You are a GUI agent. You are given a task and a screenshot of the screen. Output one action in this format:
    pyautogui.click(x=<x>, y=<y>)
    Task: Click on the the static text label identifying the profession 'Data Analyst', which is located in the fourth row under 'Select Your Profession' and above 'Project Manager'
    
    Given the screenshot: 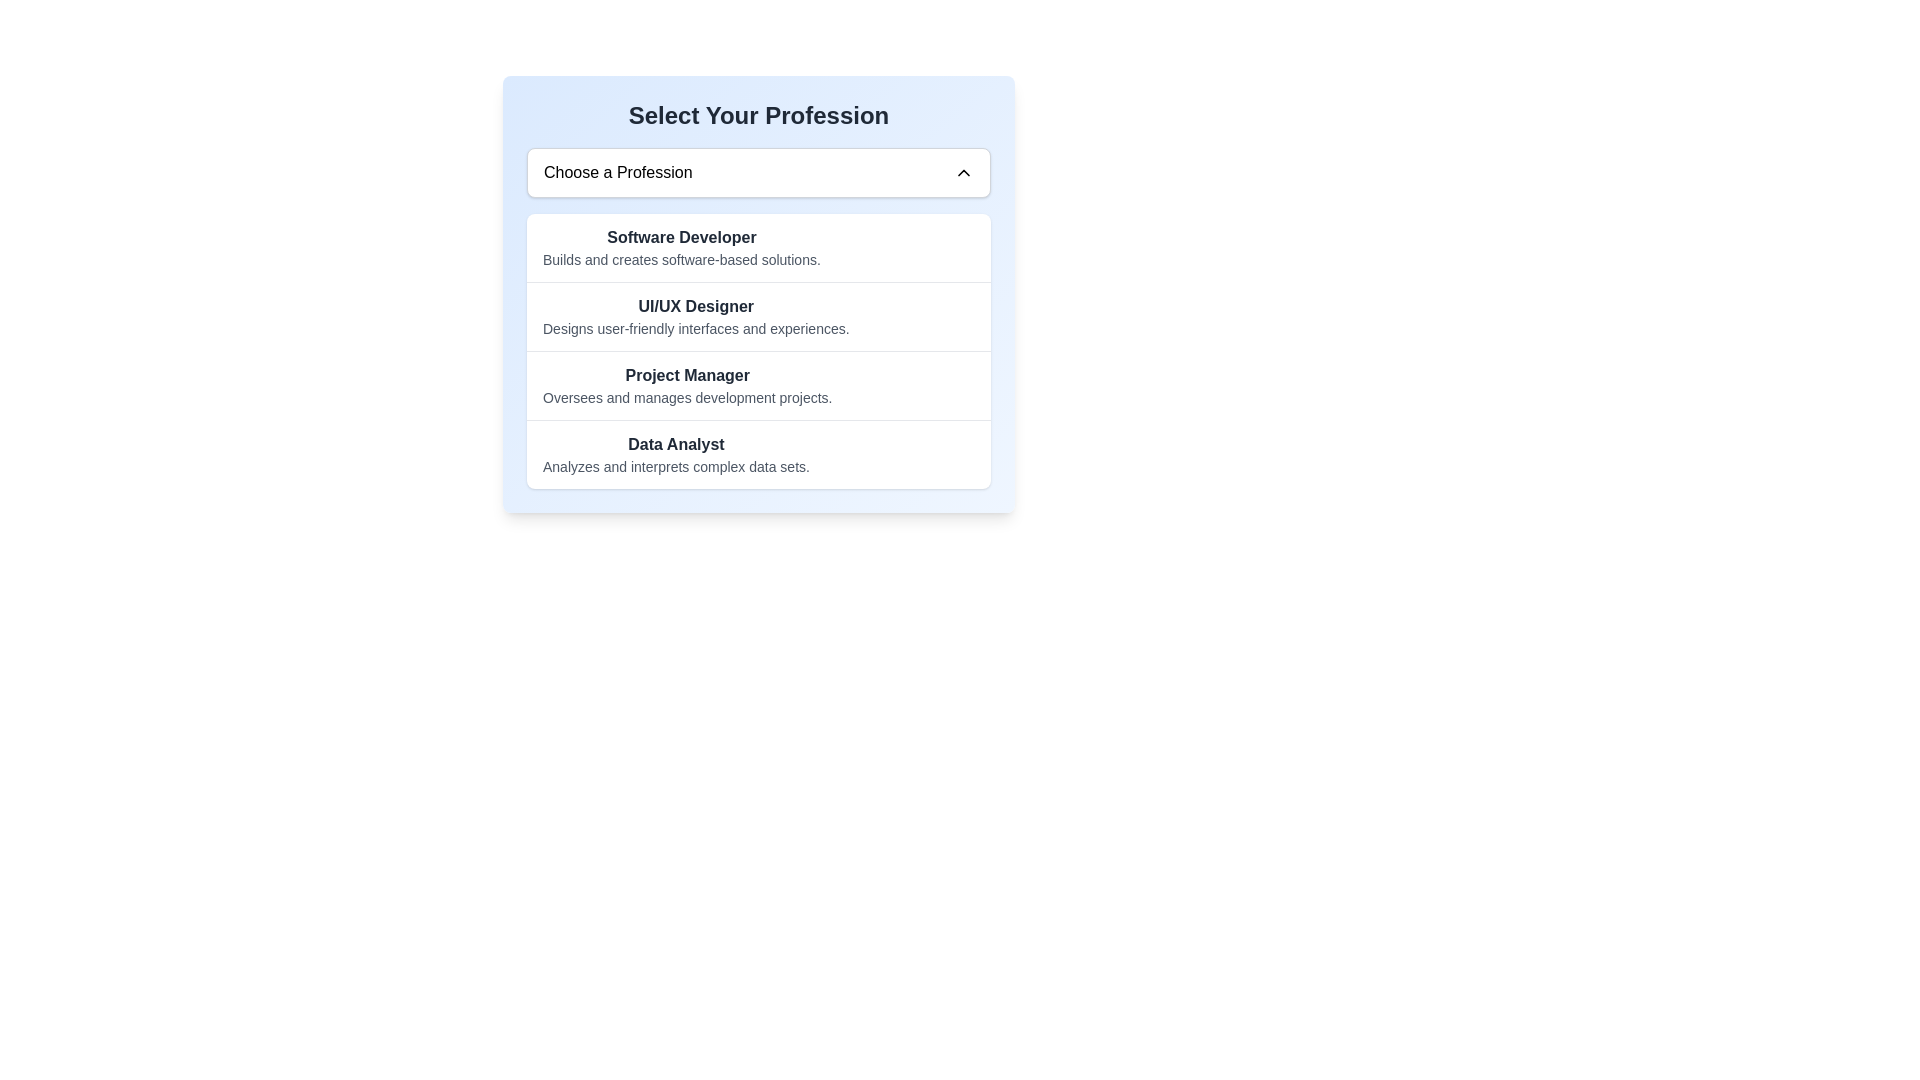 What is the action you would take?
    pyautogui.click(x=676, y=443)
    